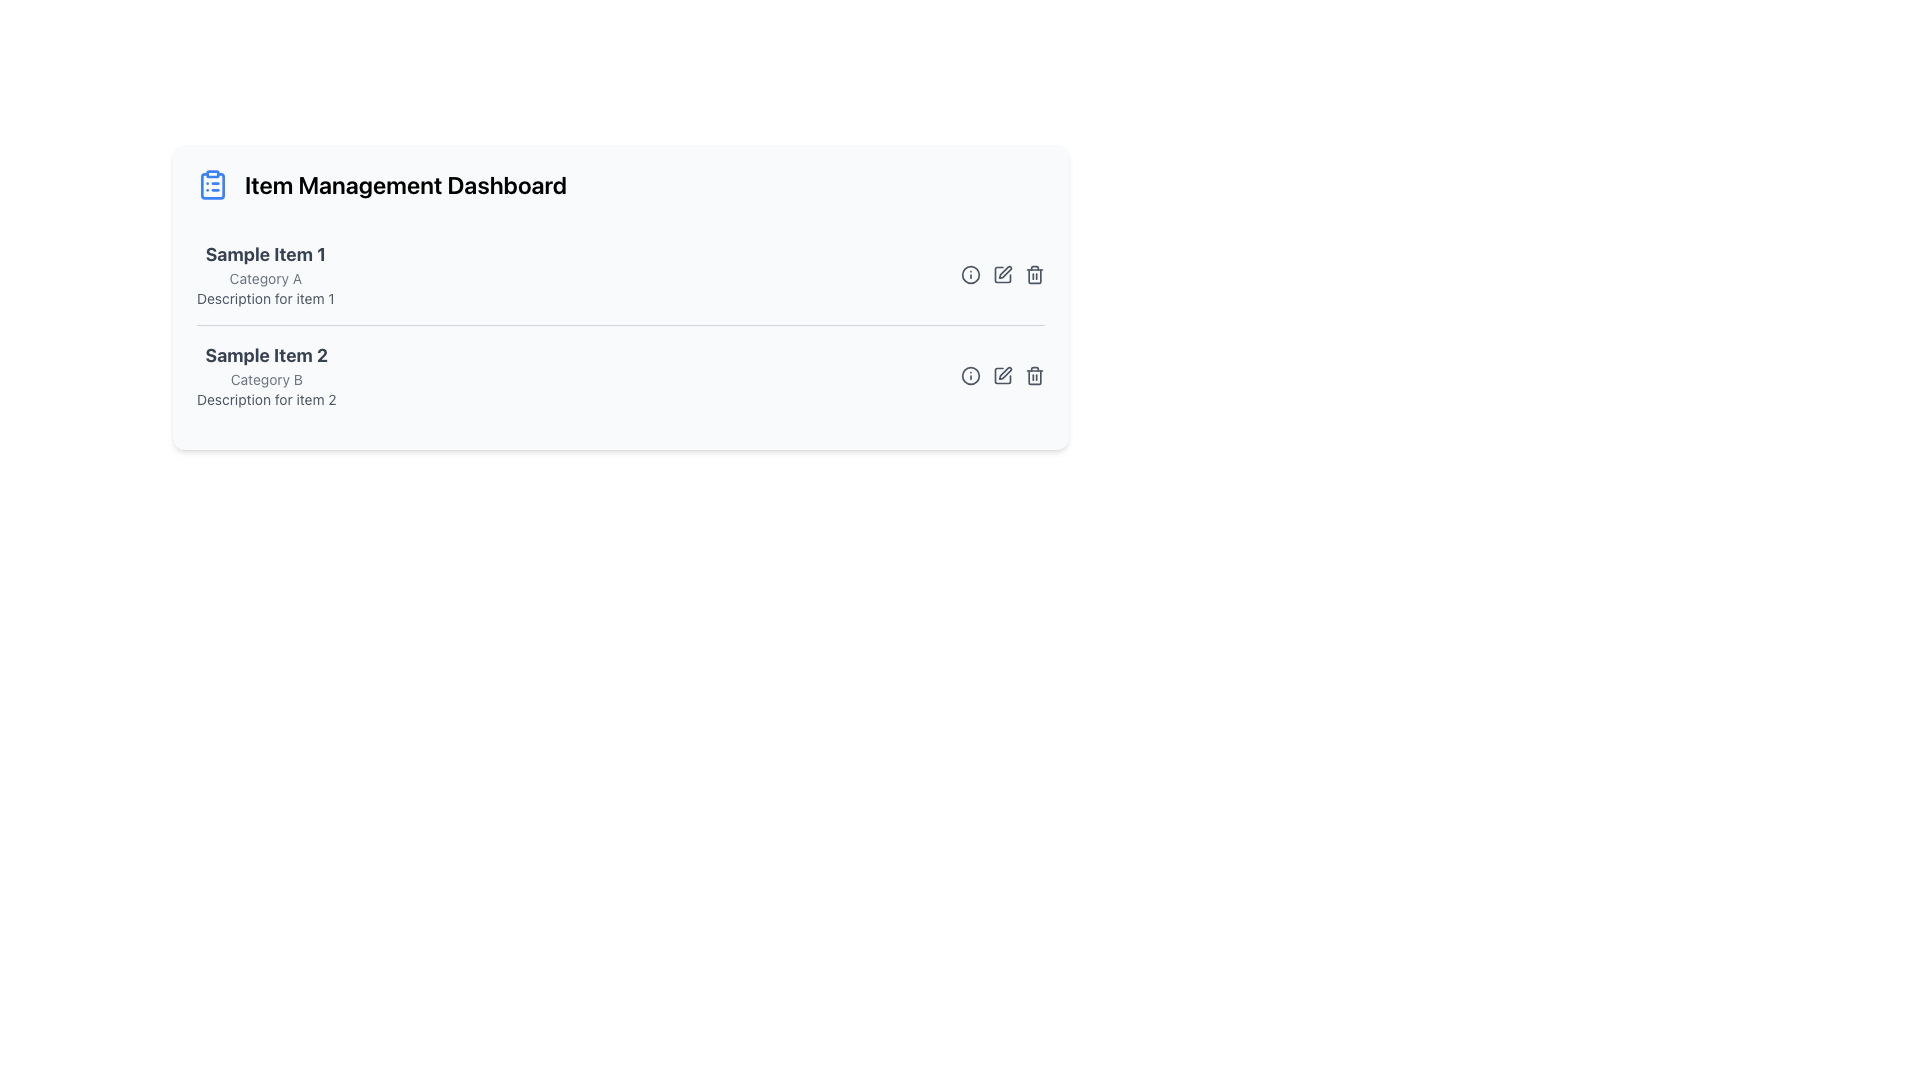 This screenshot has height=1080, width=1920. What do you see at coordinates (212, 185) in the screenshot?
I see `the clipboard icon resembling checkboxes, located next to the 'Item Management Dashboard' header` at bounding box center [212, 185].